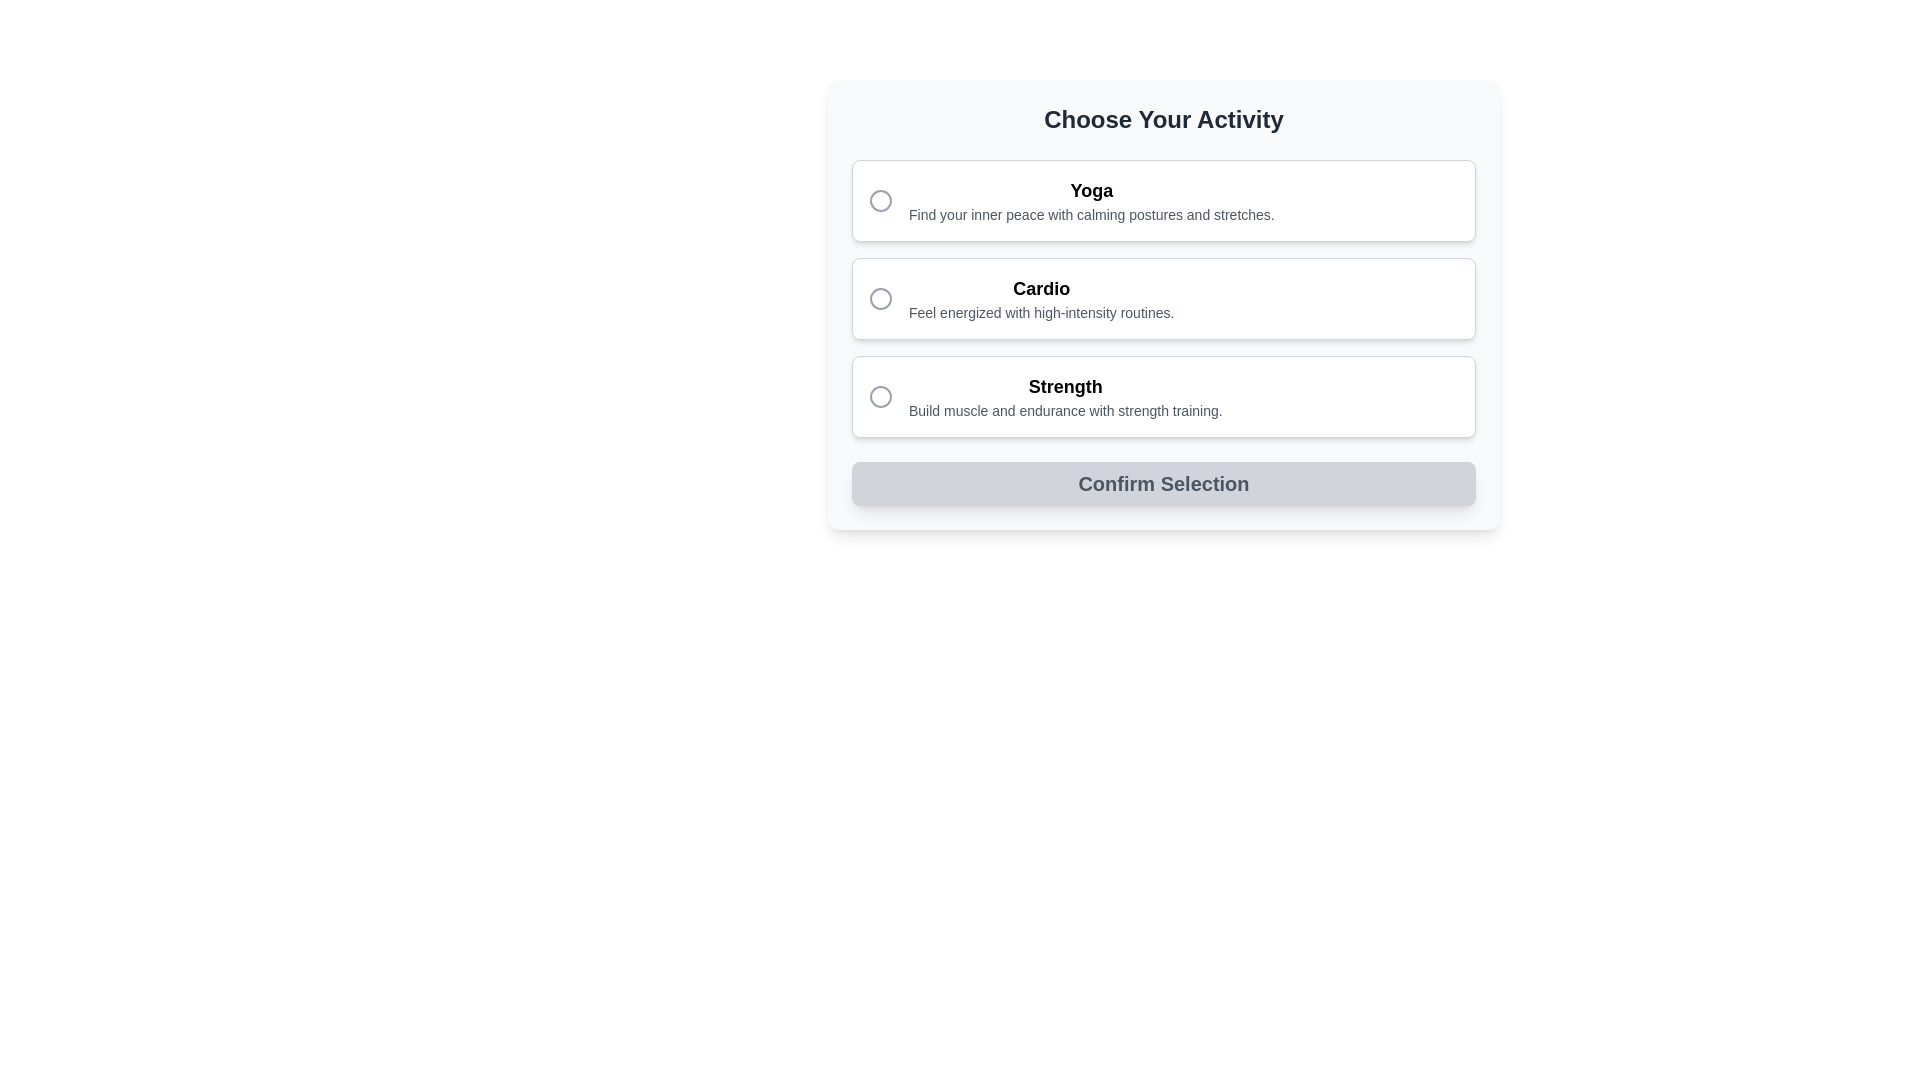 The width and height of the screenshot is (1920, 1080). What do you see at coordinates (1021, 299) in the screenshot?
I see `the text block displaying 'Cardio' and its subtitle 'Feel energized with high-intensity routines.' which is associated with the radio button in the vertical list` at bounding box center [1021, 299].